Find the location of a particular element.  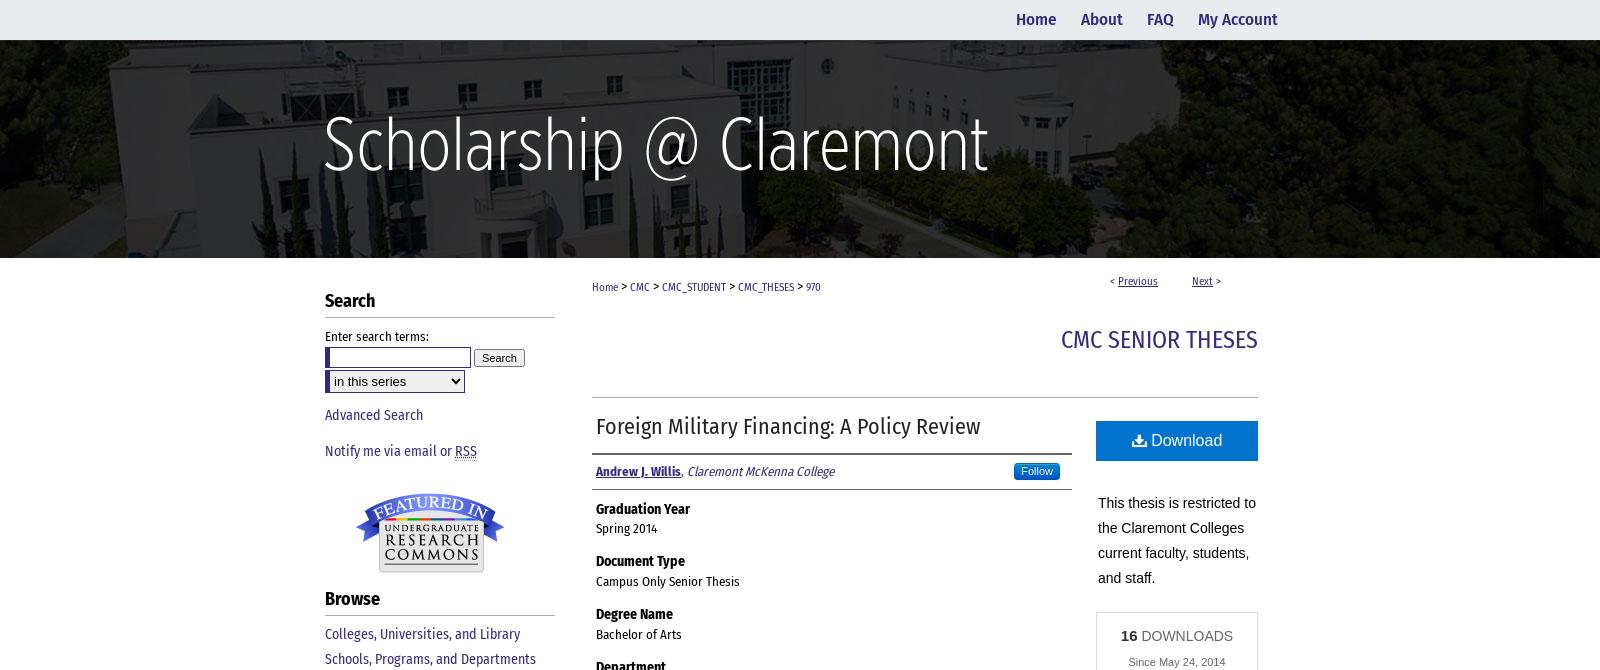

'This thesis is restricted to the Claremont Colleges current faculty, students, and staff.' is located at coordinates (1176, 539).